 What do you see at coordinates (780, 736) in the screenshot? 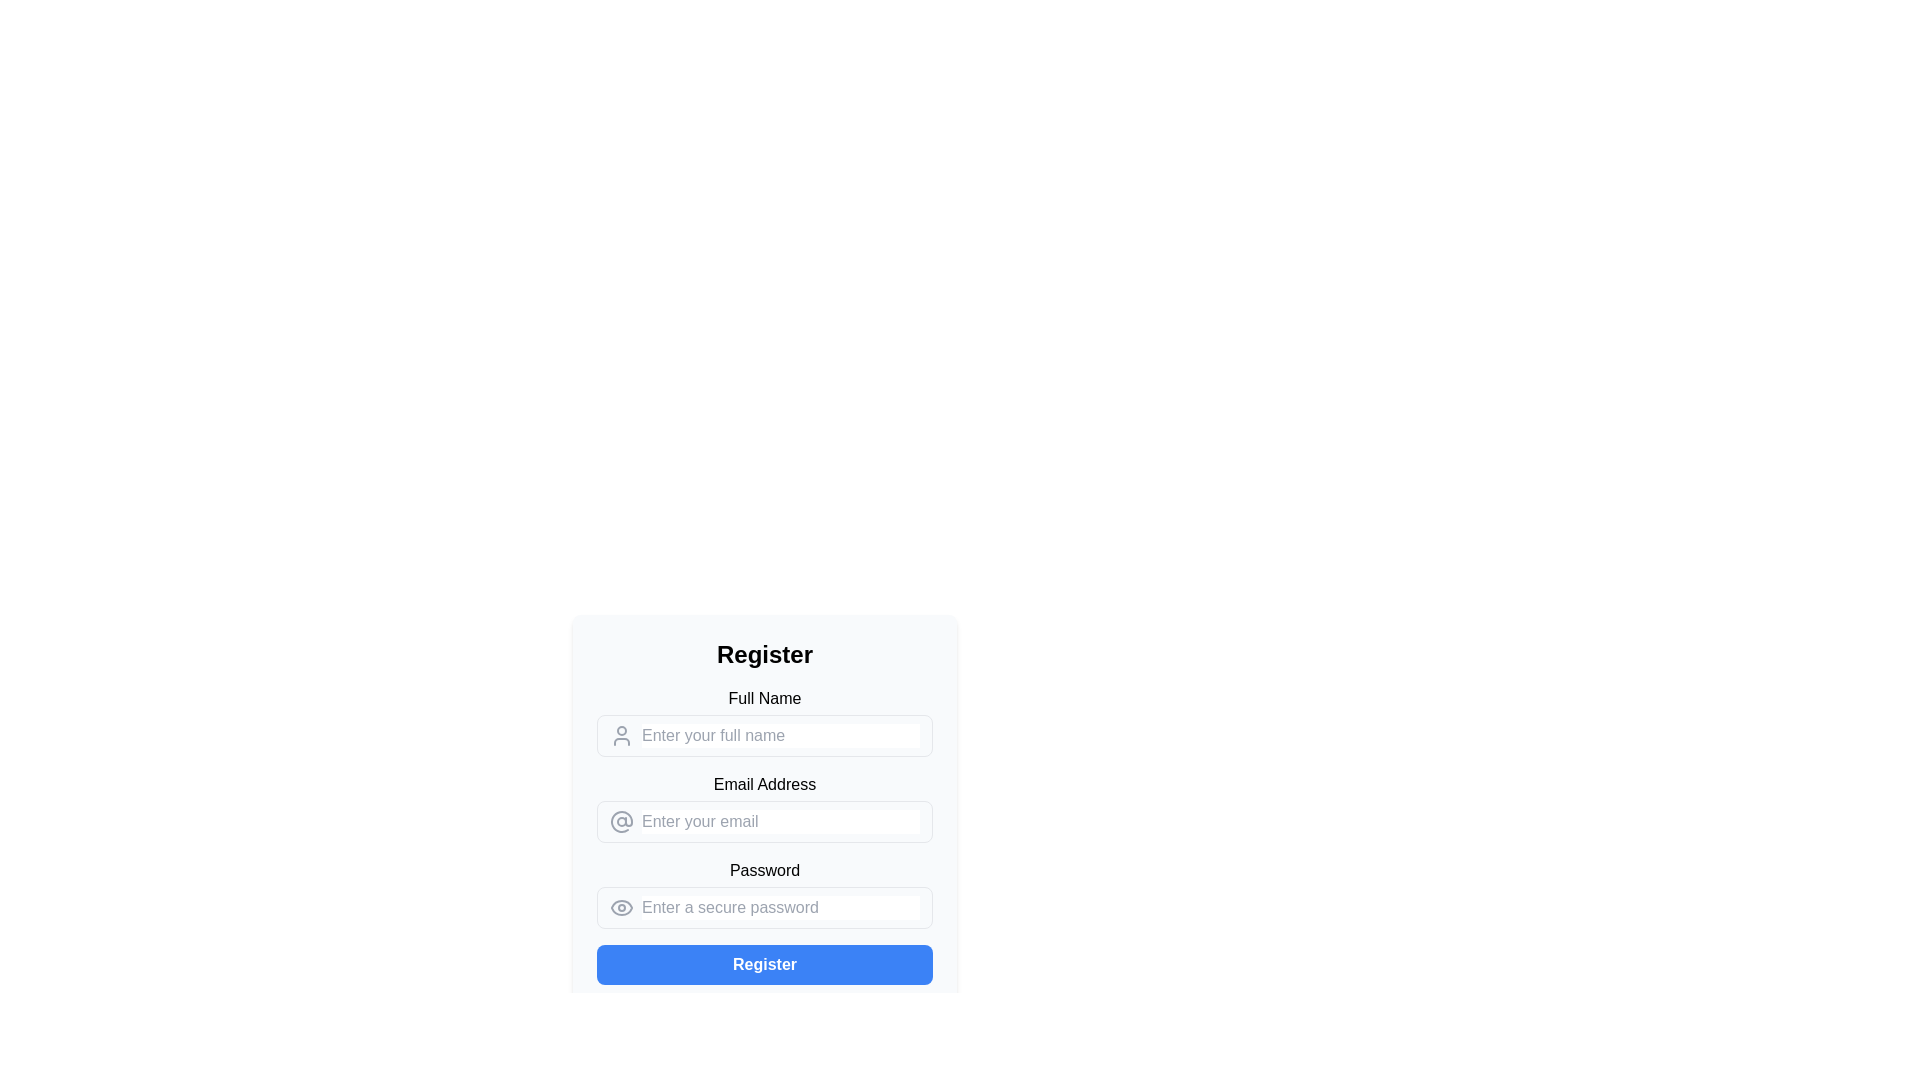
I see `the single-line text input field labeled 'Full Name'` at bounding box center [780, 736].